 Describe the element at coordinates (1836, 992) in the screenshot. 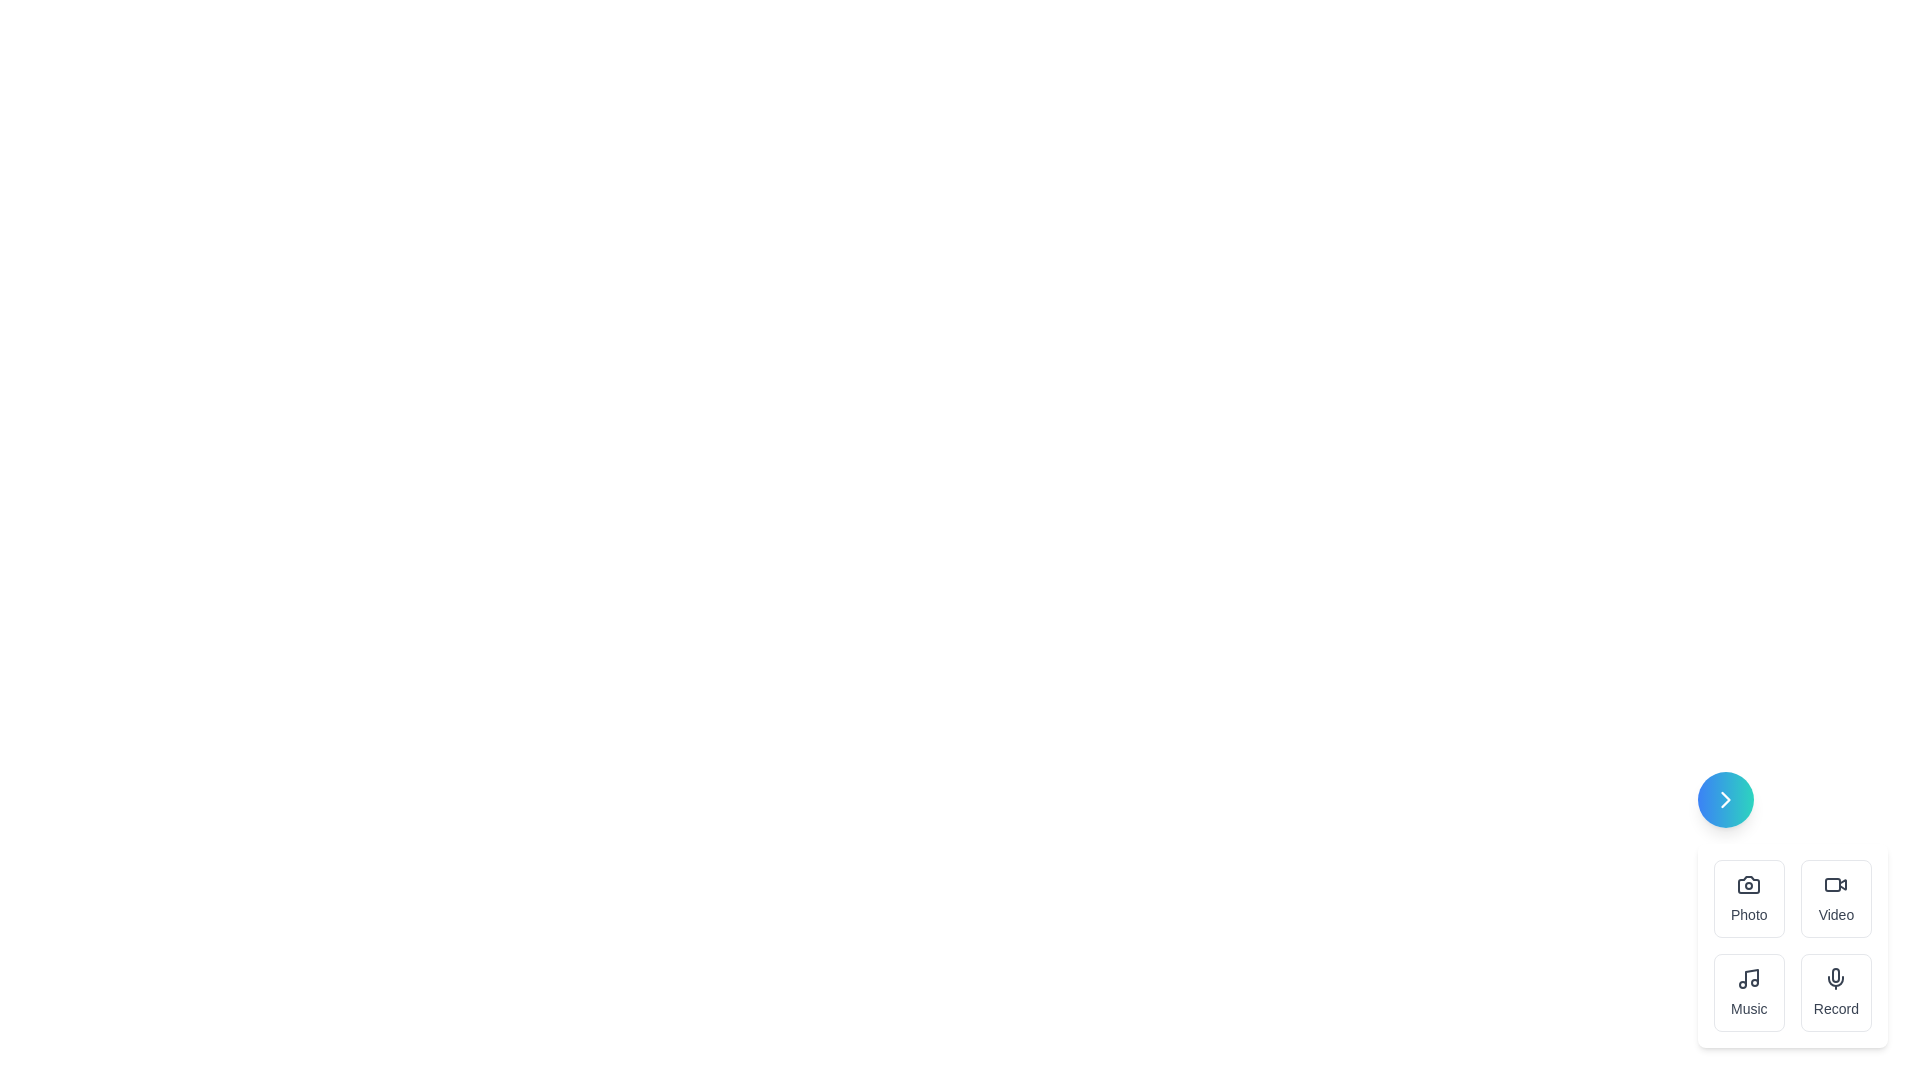

I see `the Record button in the speed dial menu` at that location.